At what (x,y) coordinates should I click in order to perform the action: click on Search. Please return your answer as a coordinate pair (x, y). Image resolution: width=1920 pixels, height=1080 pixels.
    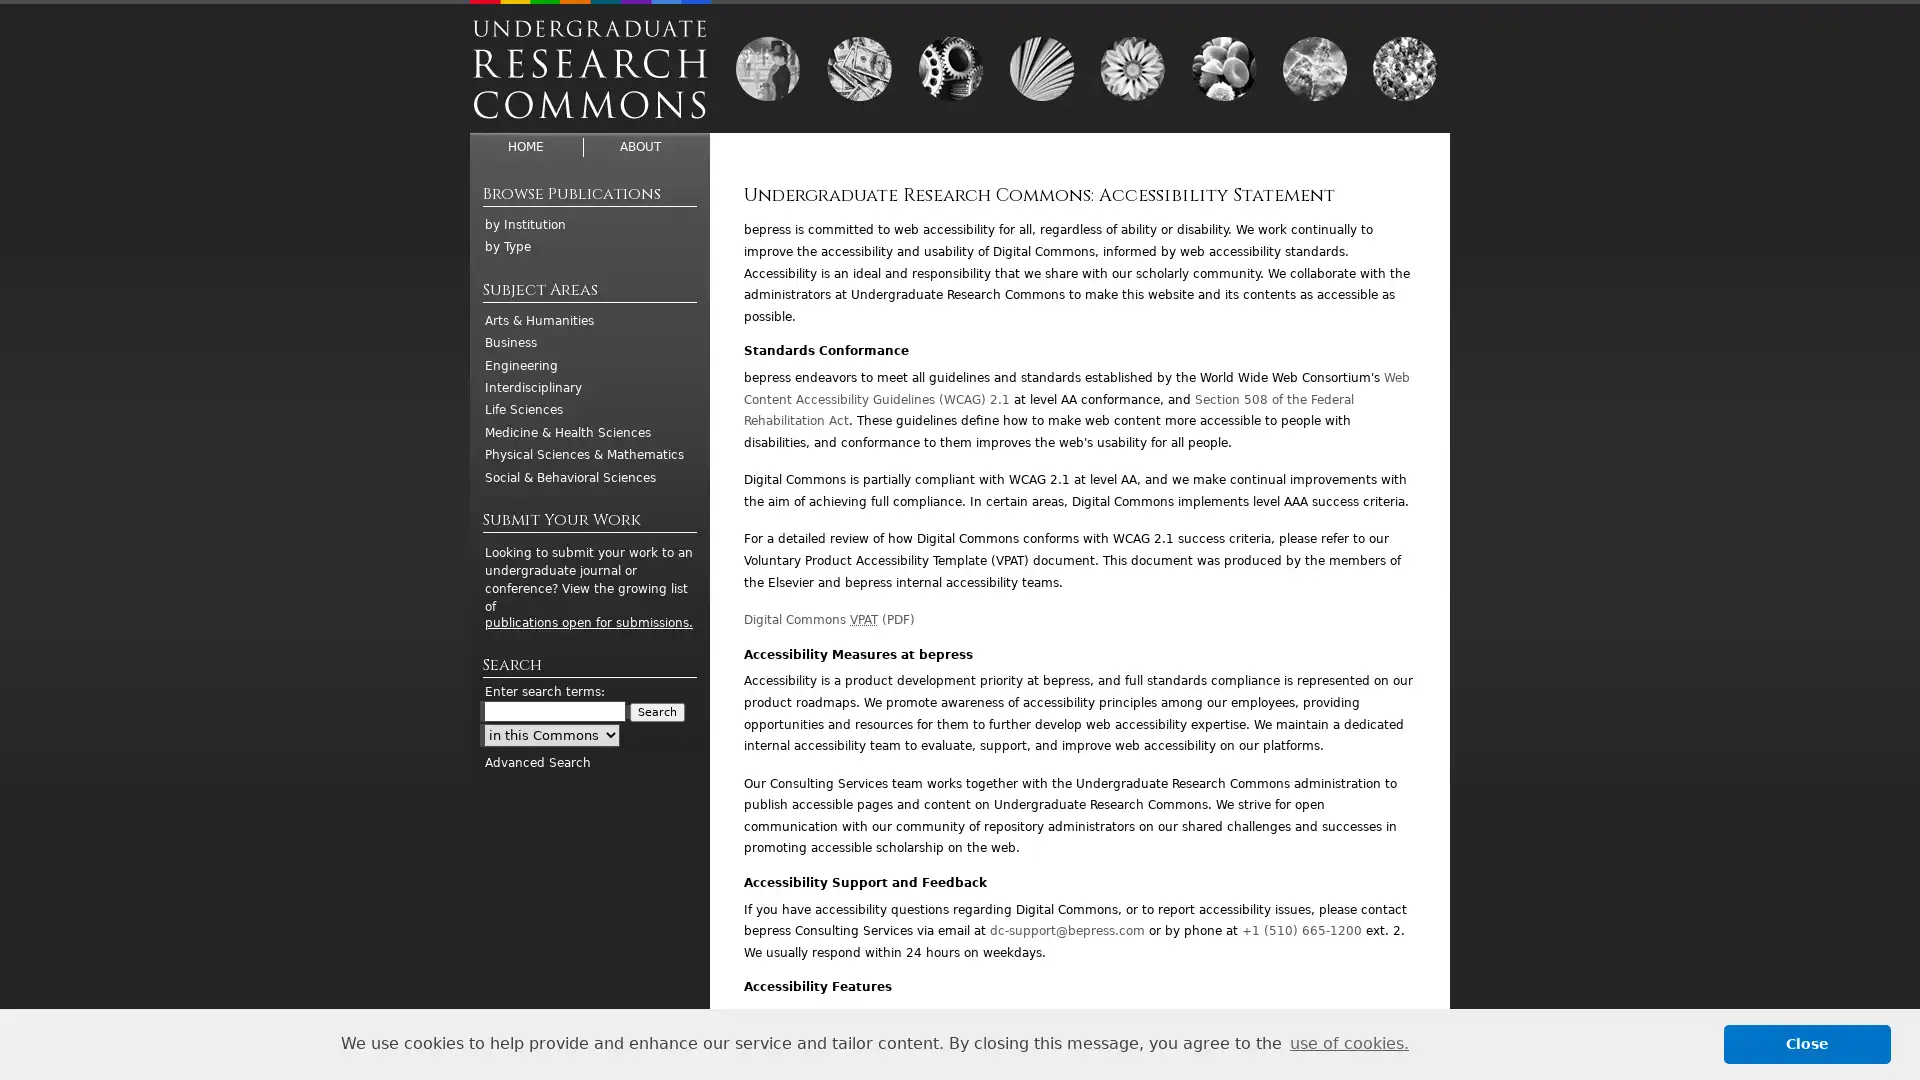
    Looking at the image, I should click on (657, 711).